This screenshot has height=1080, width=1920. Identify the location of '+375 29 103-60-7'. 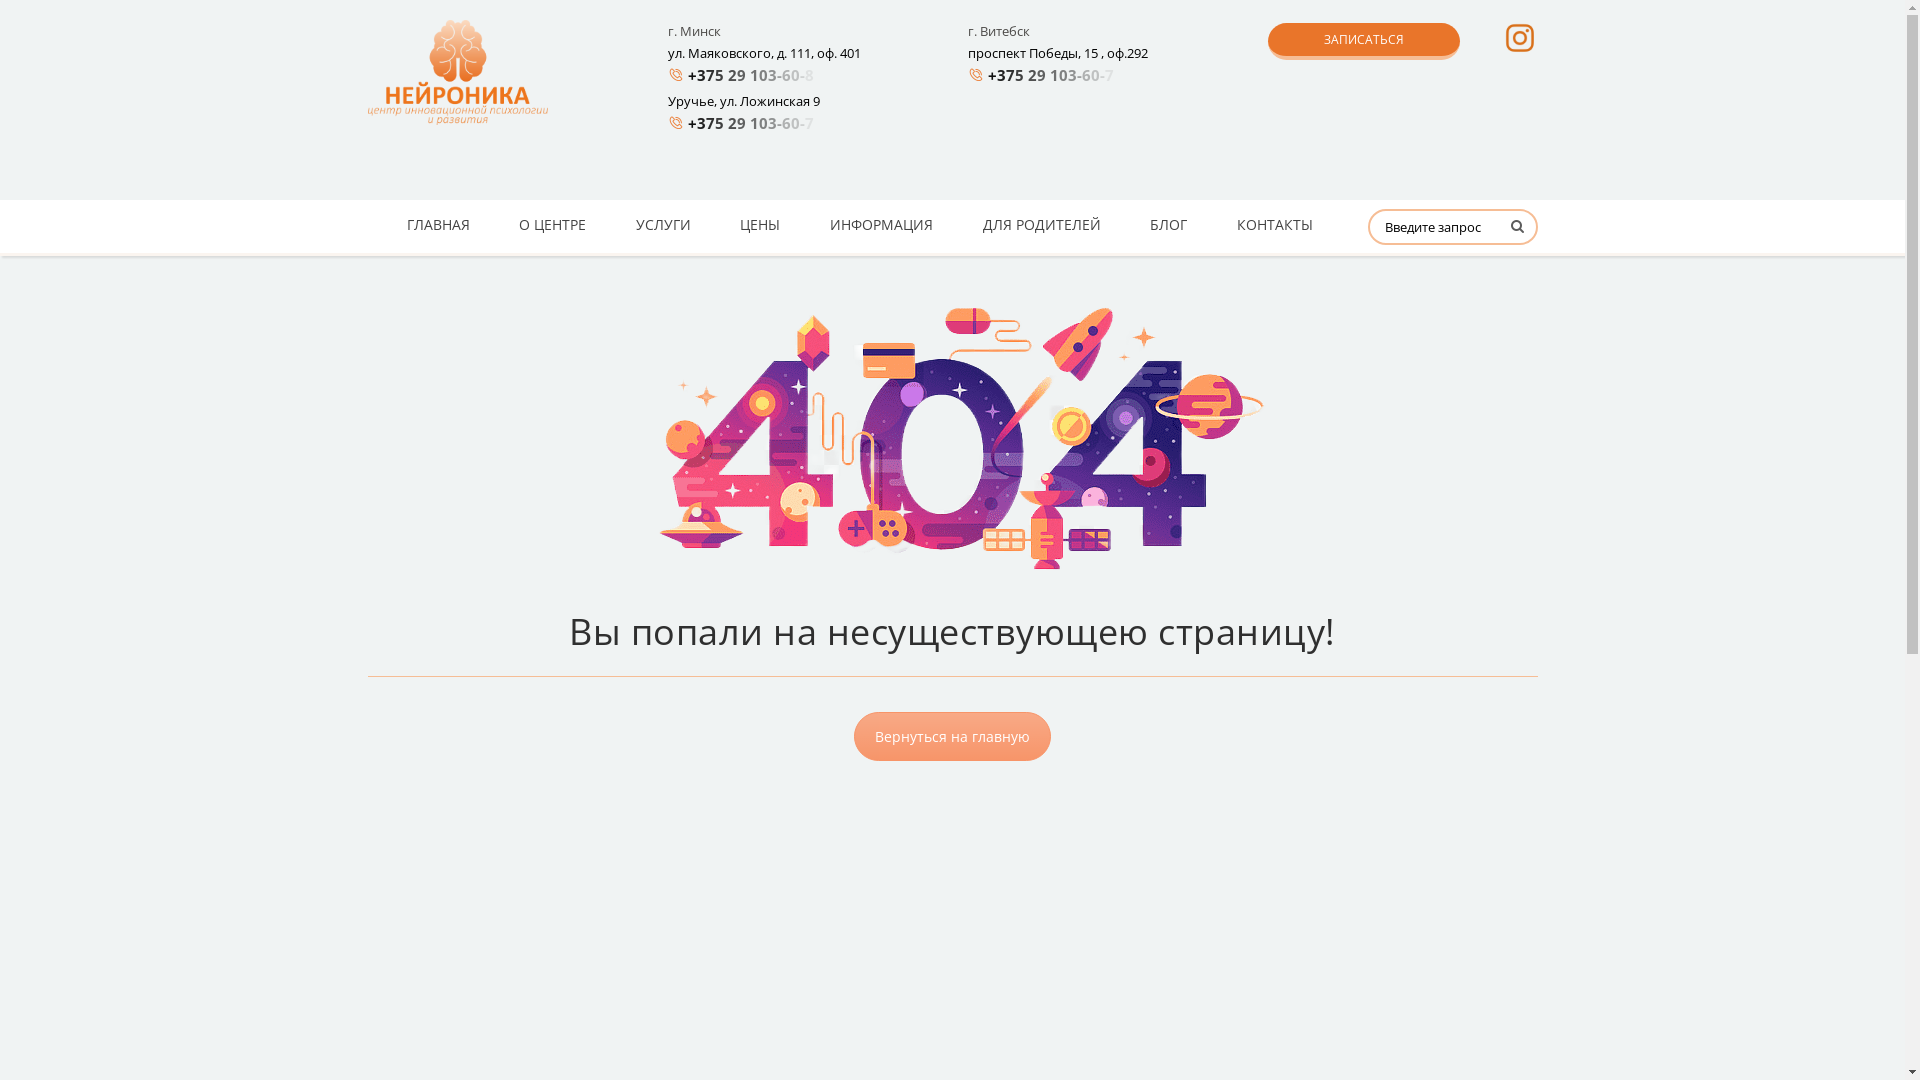
(1054, 73).